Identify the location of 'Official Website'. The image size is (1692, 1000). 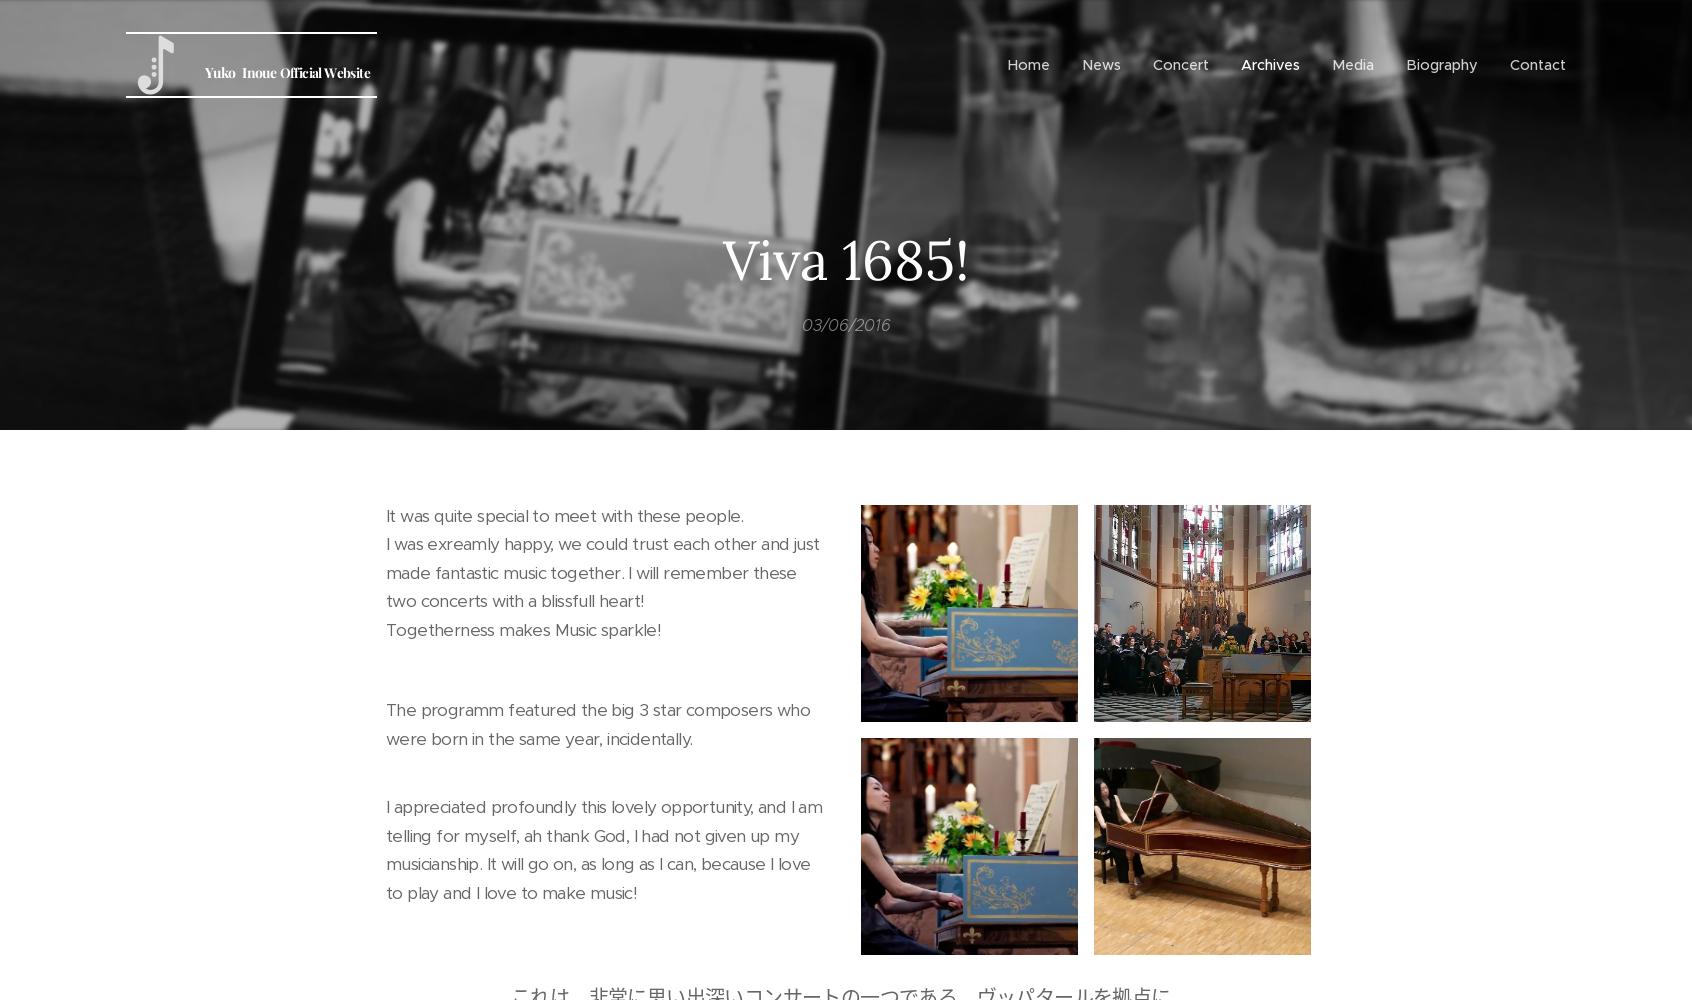
(323, 71).